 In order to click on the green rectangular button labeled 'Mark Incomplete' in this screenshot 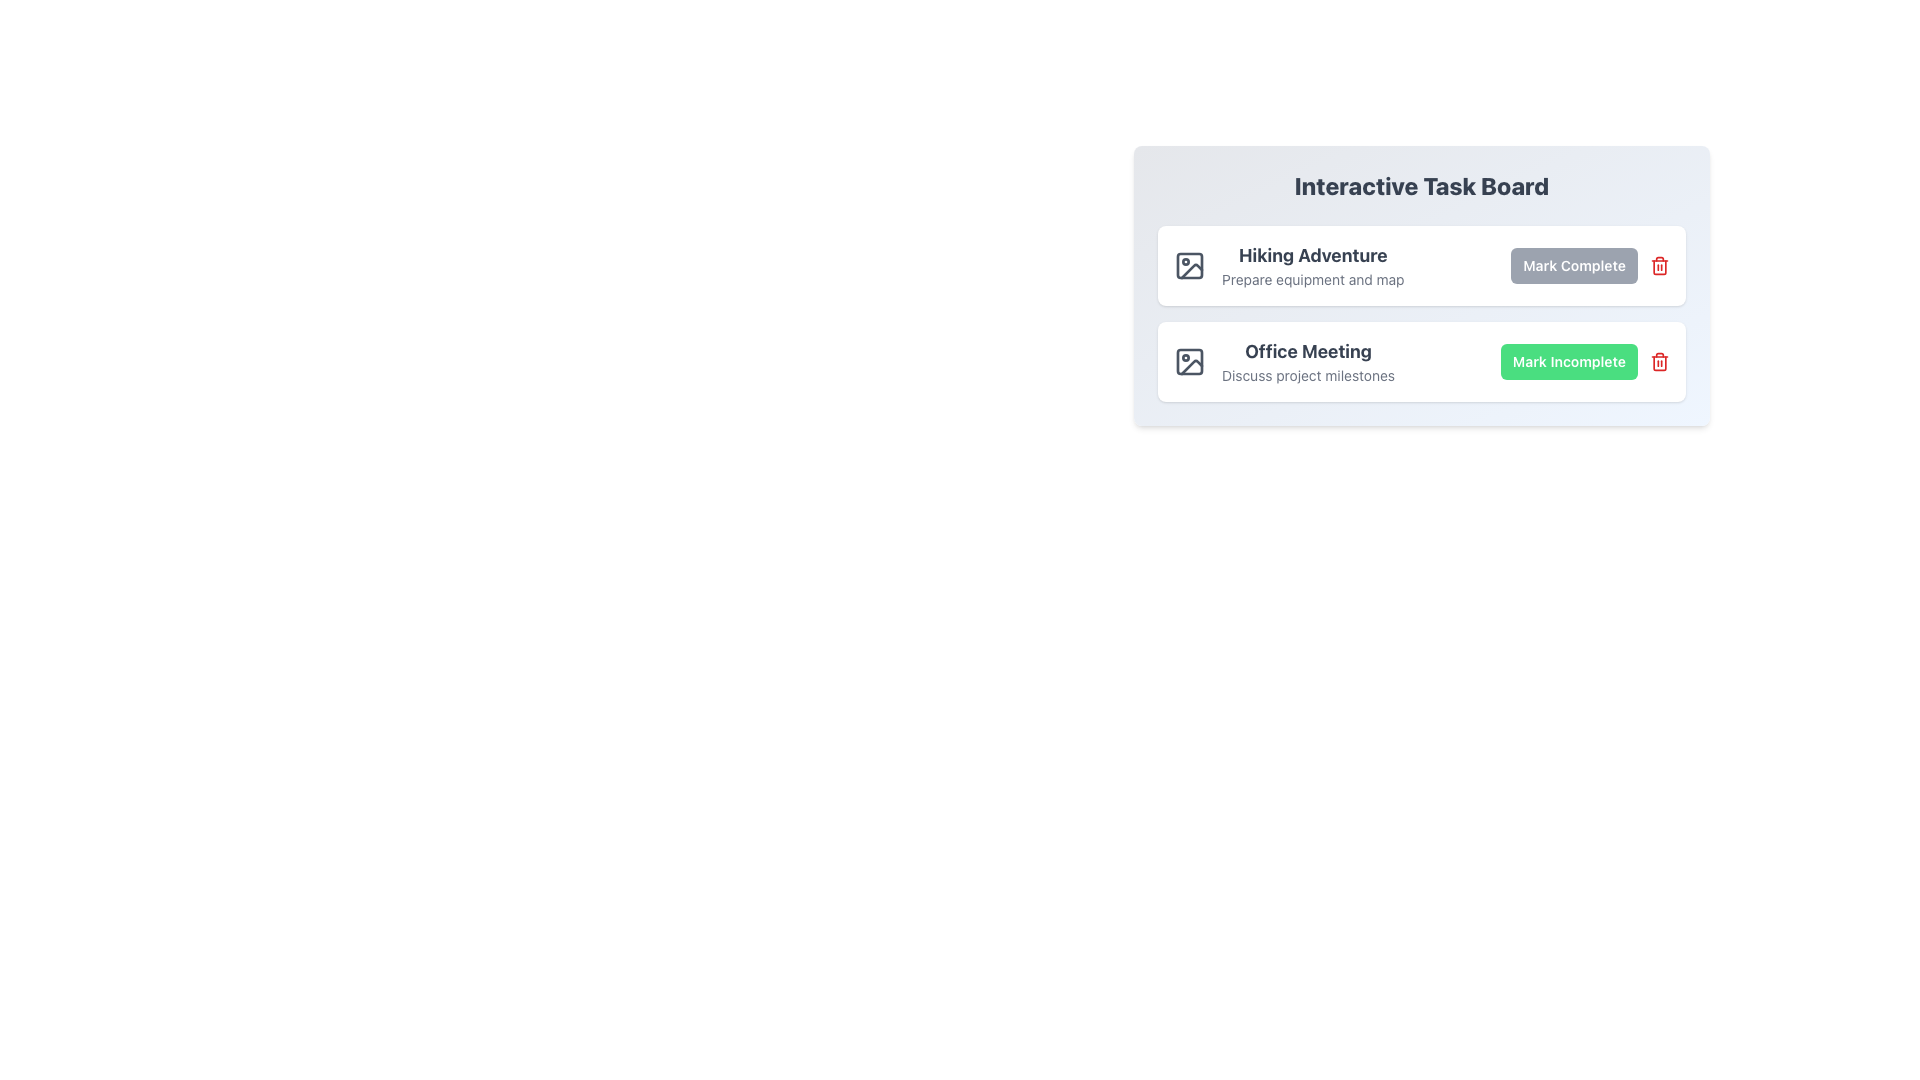, I will do `click(1584, 362)`.